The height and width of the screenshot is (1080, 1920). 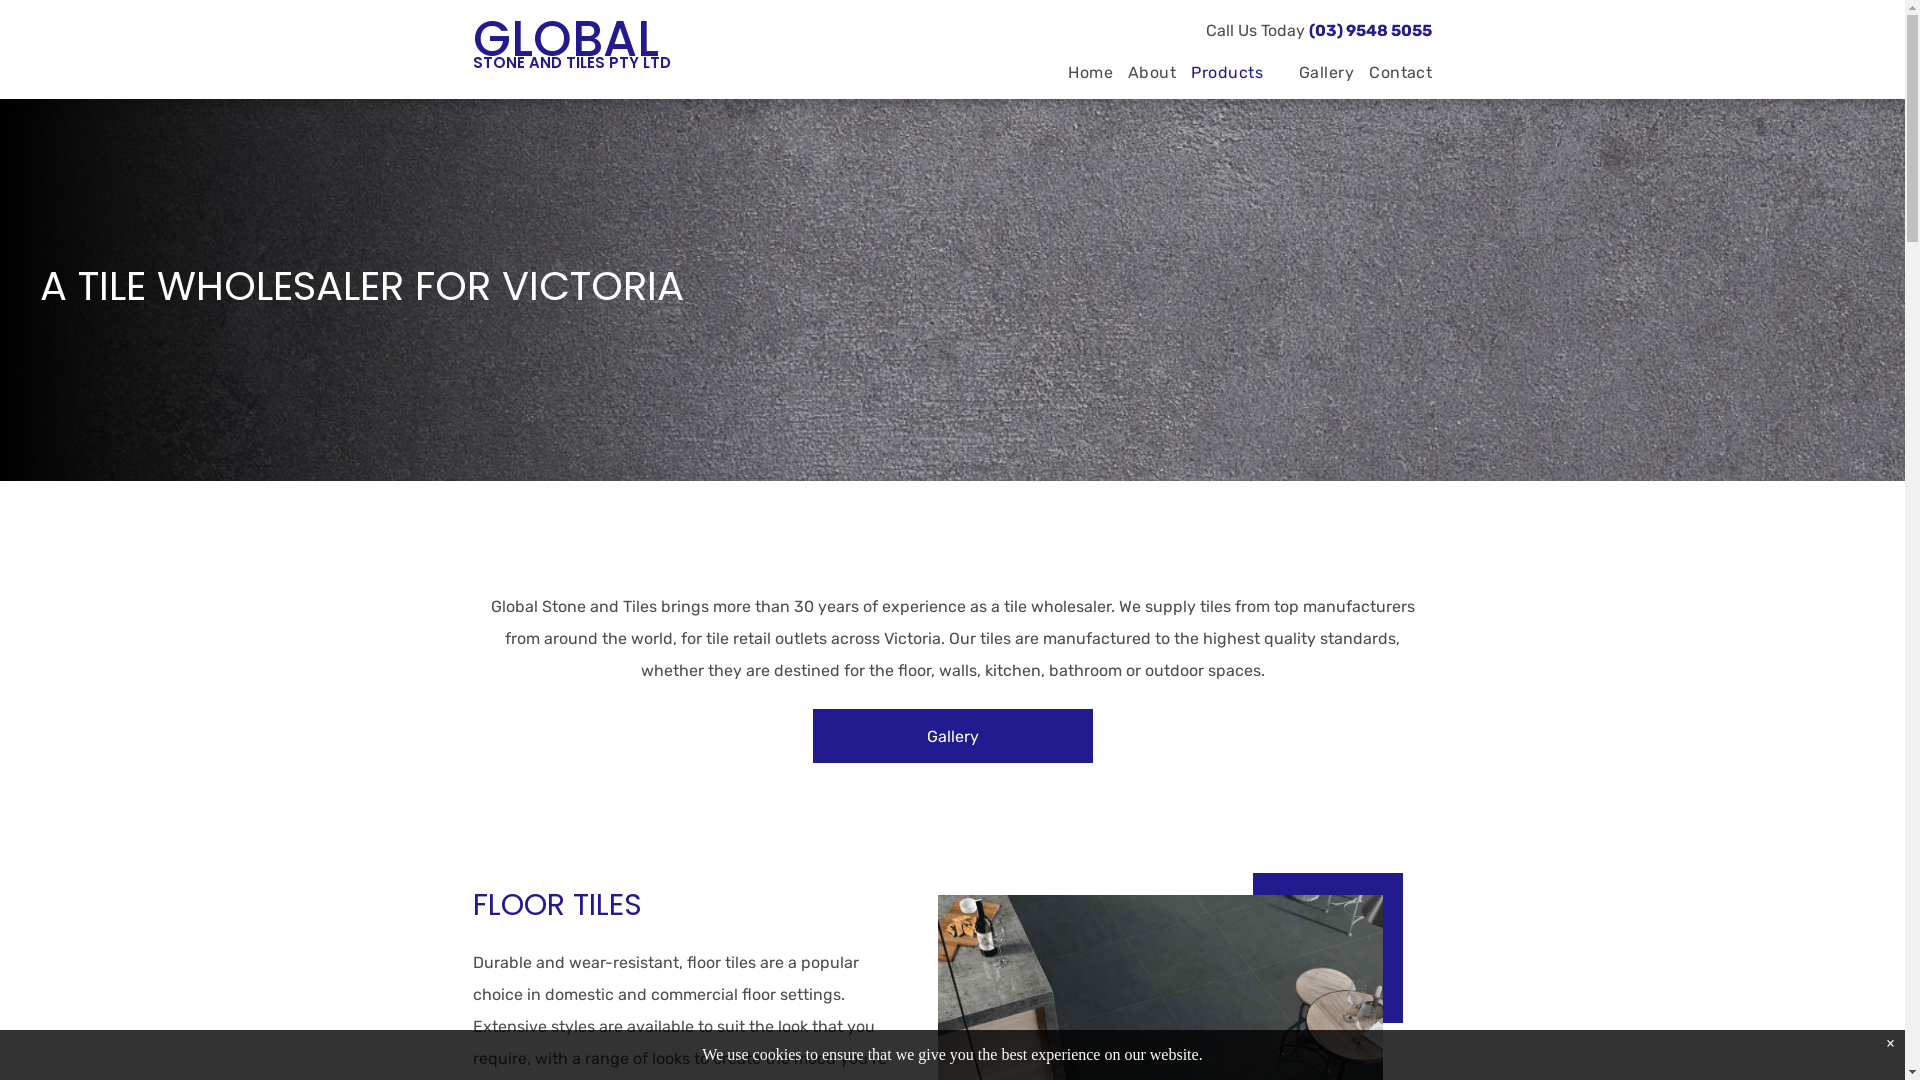 I want to click on 'About', so click(x=1144, y=72).